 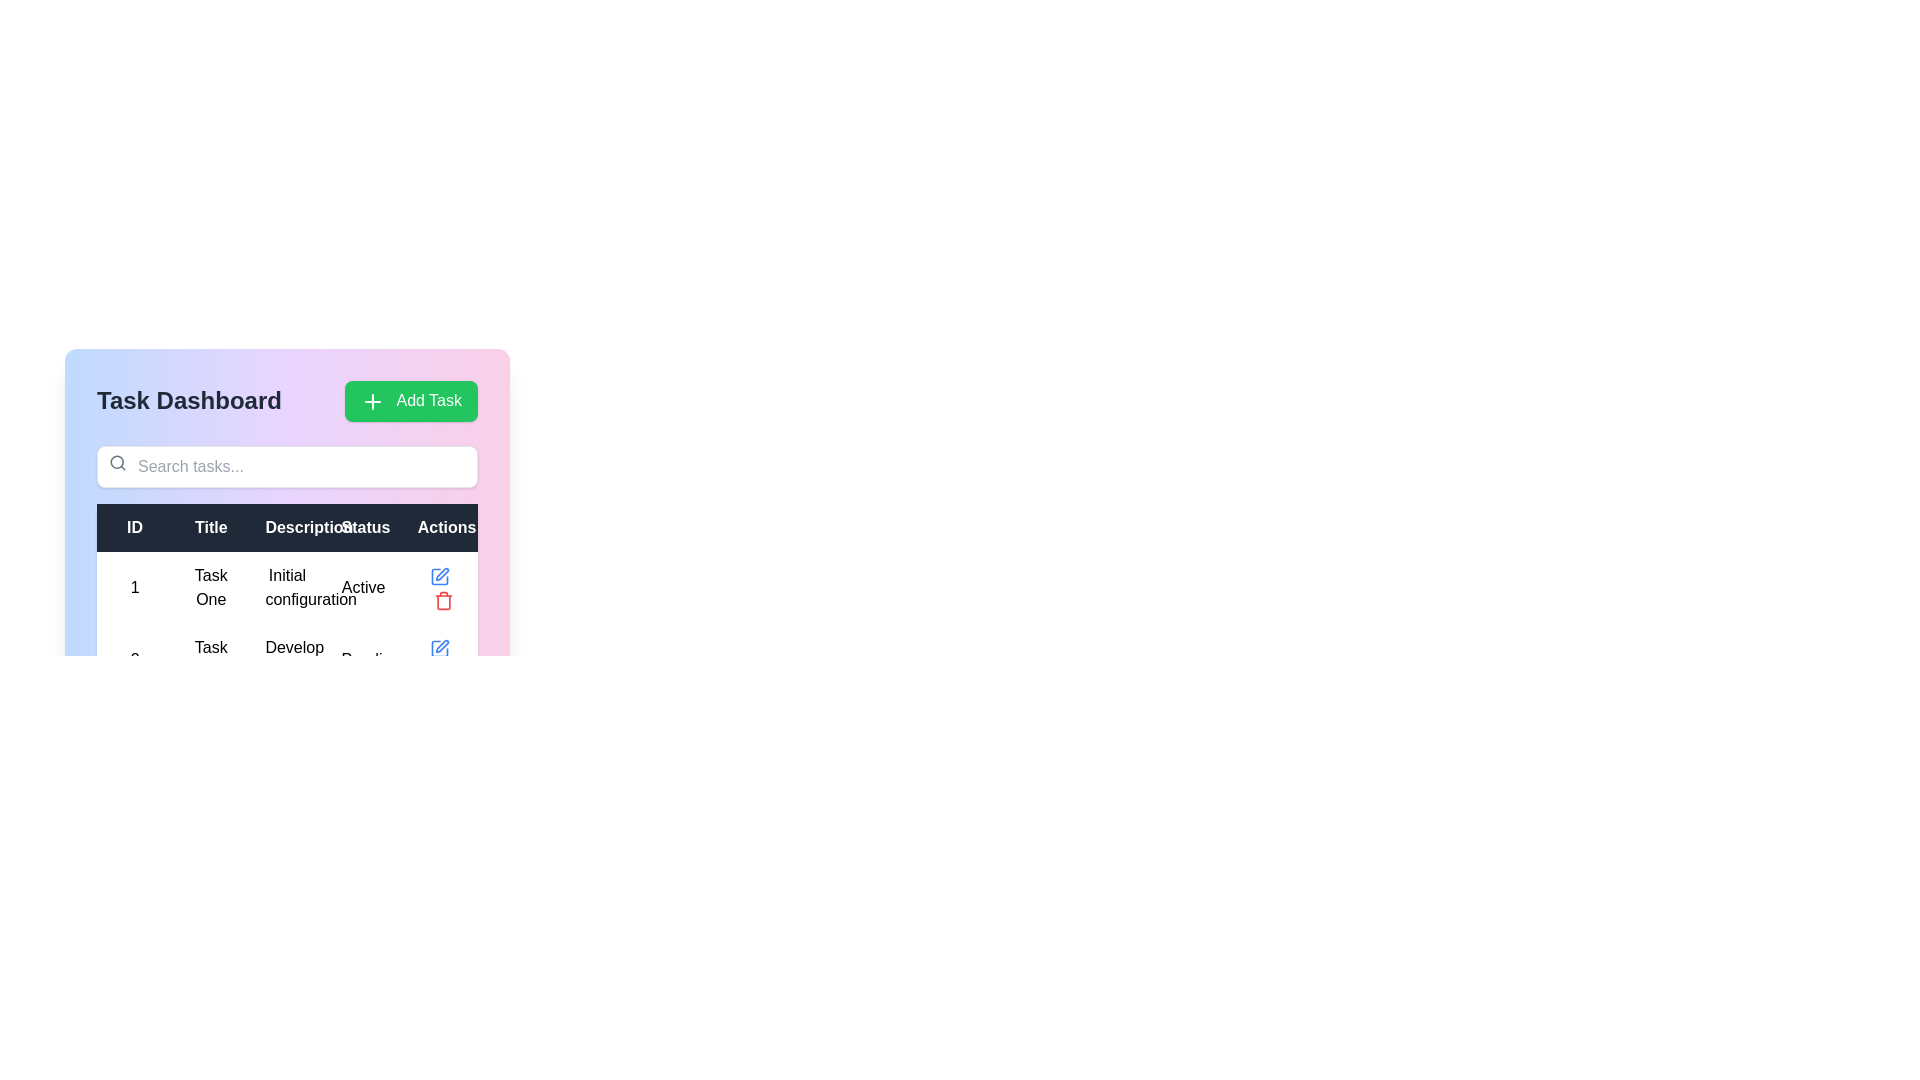 I want to click on text of the Table Header Cell that labels the column for identification numbers, located to the left of the 'Title' column, so click(x=134, y=526).